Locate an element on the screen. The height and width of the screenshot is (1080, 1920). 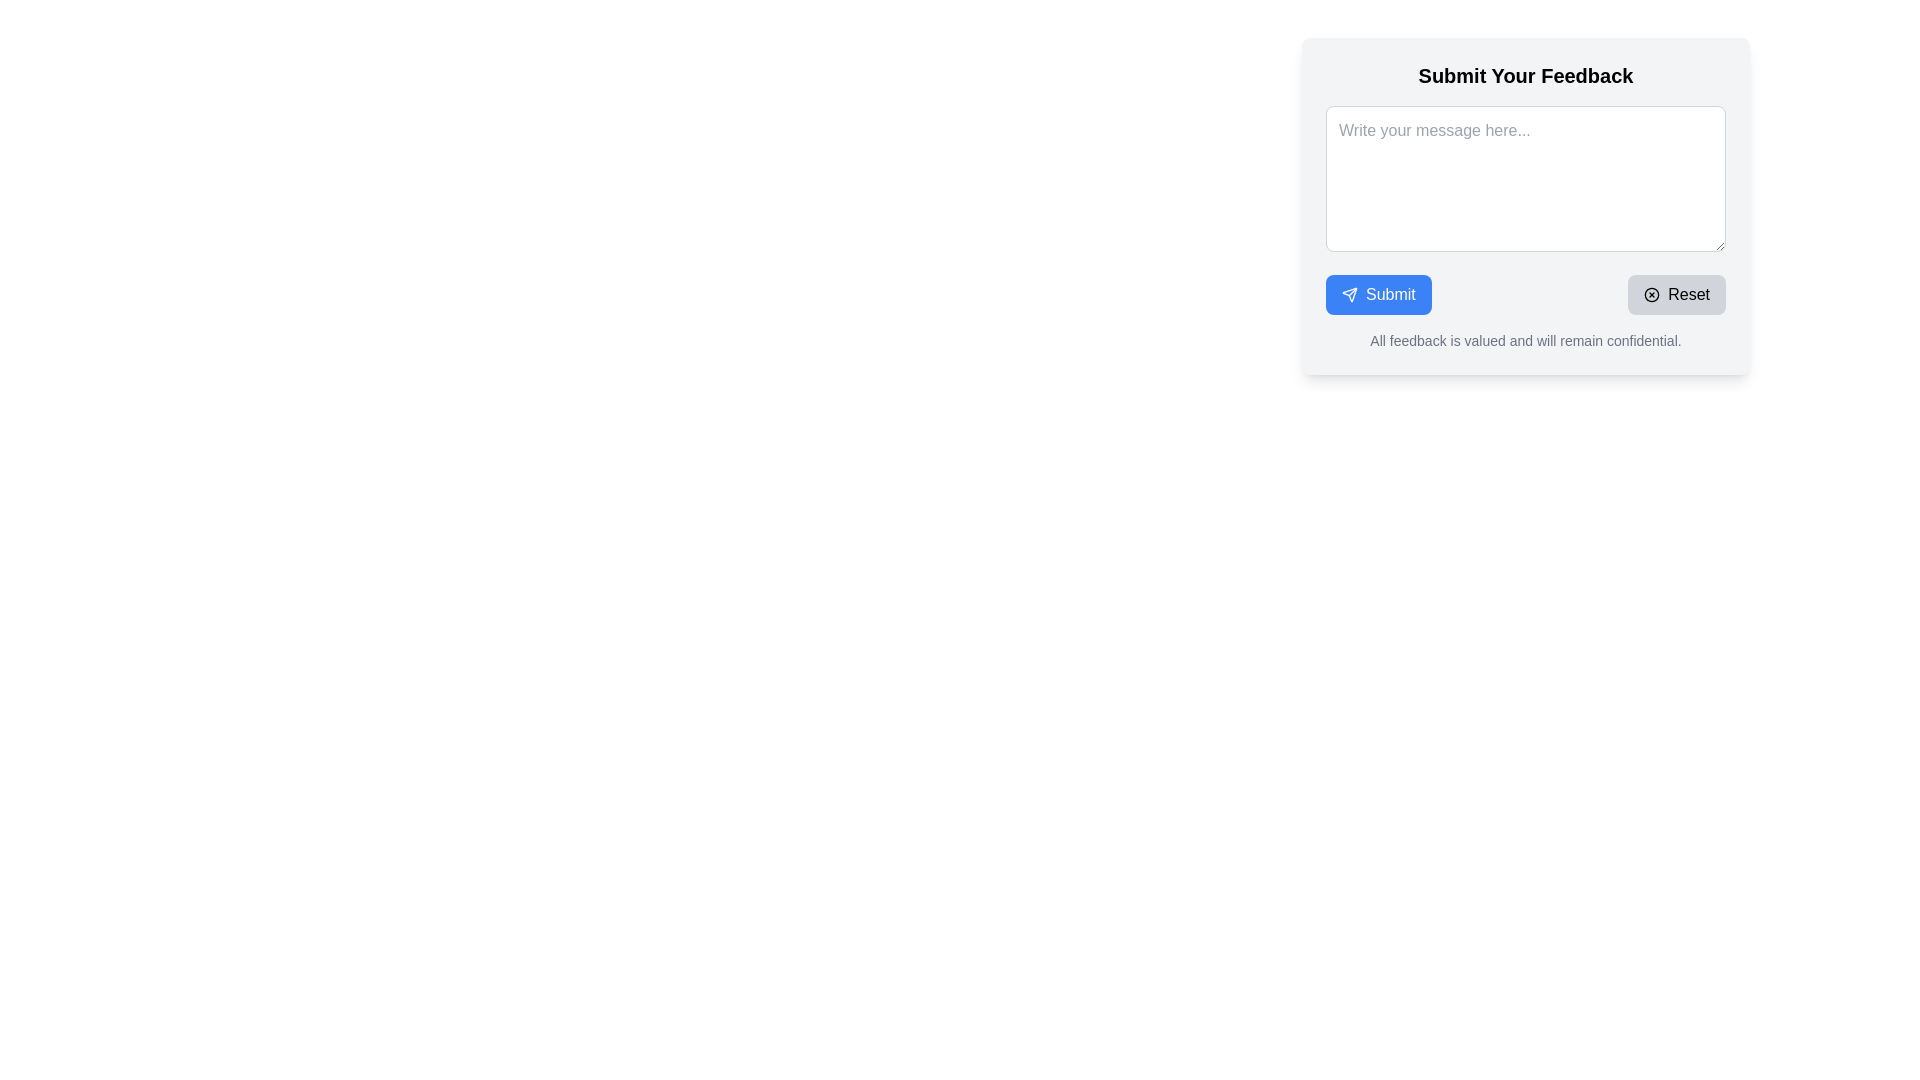
the paper plane icon located inside the 'Submit' button on the feedback submission interface is located at coordinates (1349, 294).